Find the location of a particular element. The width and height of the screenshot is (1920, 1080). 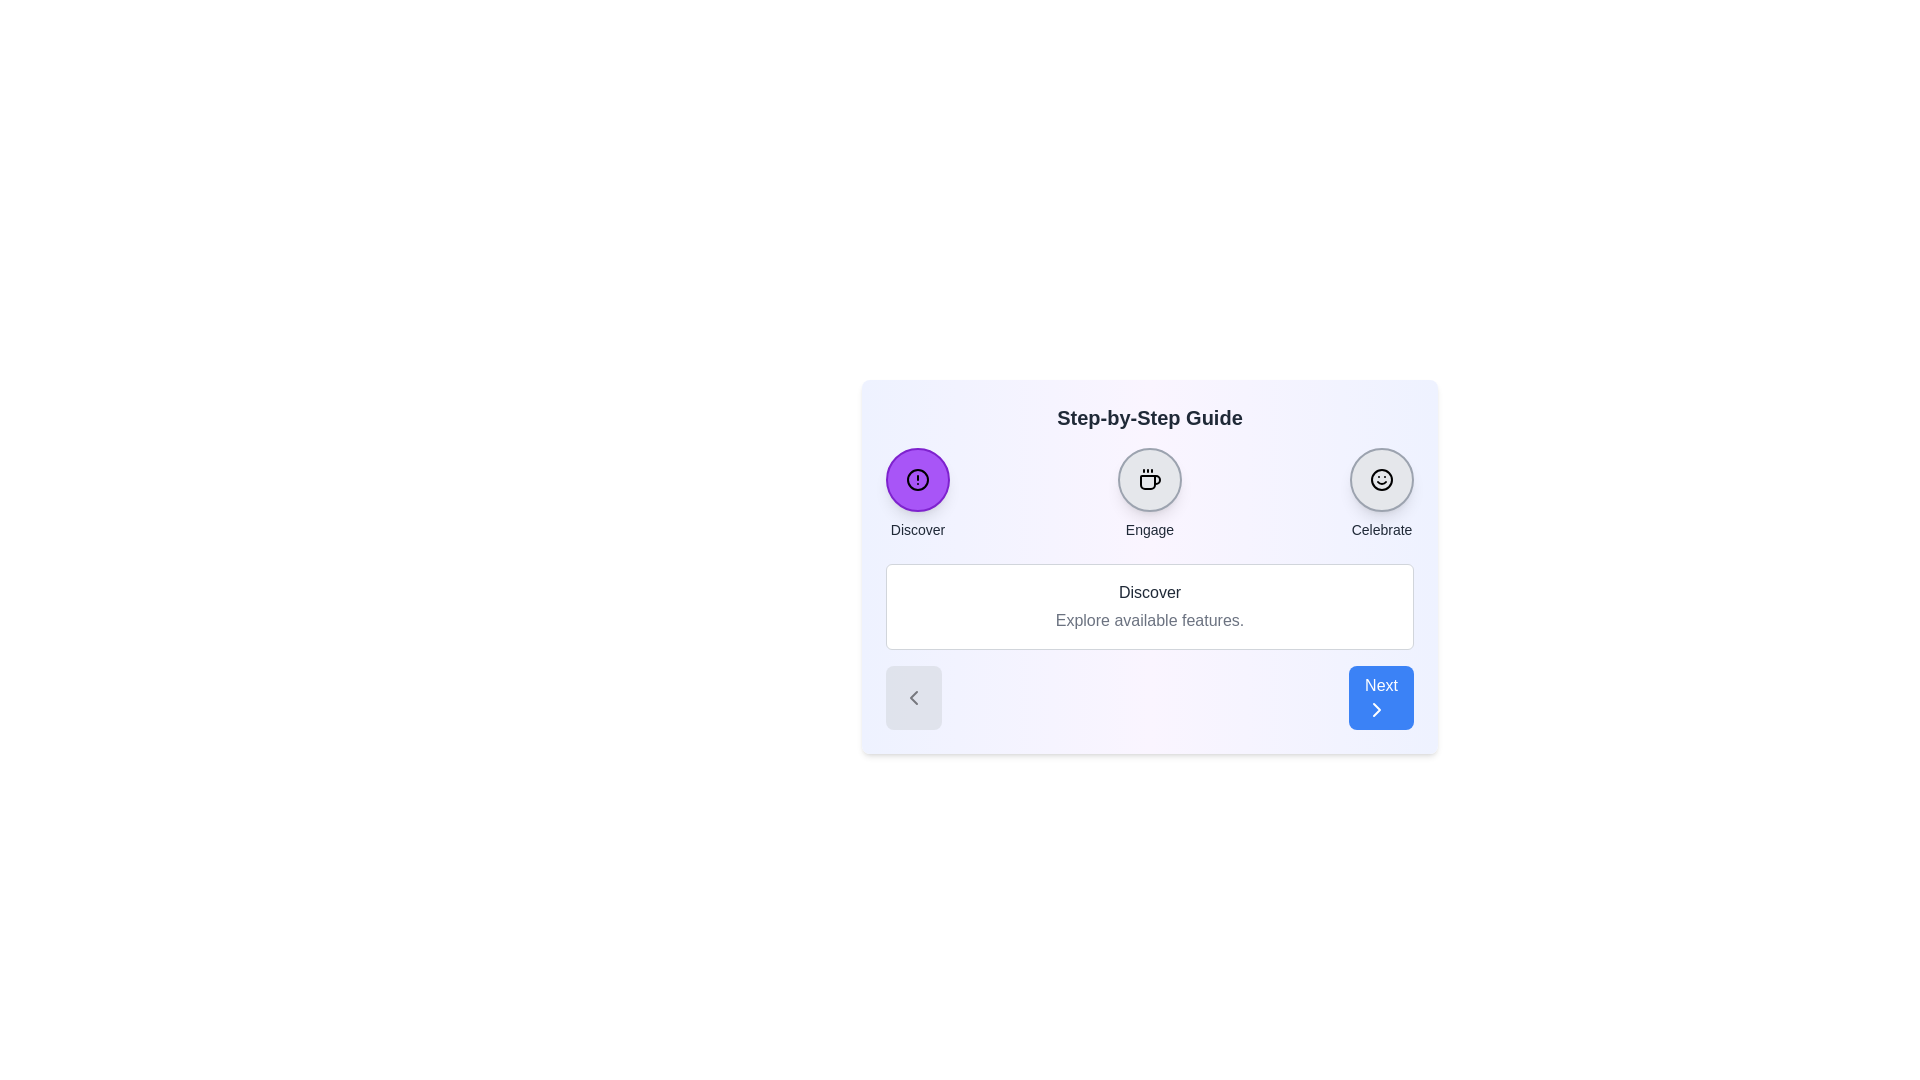

the 'Discover' button, which is the first in a horizontal group of three buttons, located to the left of the 'Engage' and 'Celebrate' buttons is located at coordinates (916, 493).